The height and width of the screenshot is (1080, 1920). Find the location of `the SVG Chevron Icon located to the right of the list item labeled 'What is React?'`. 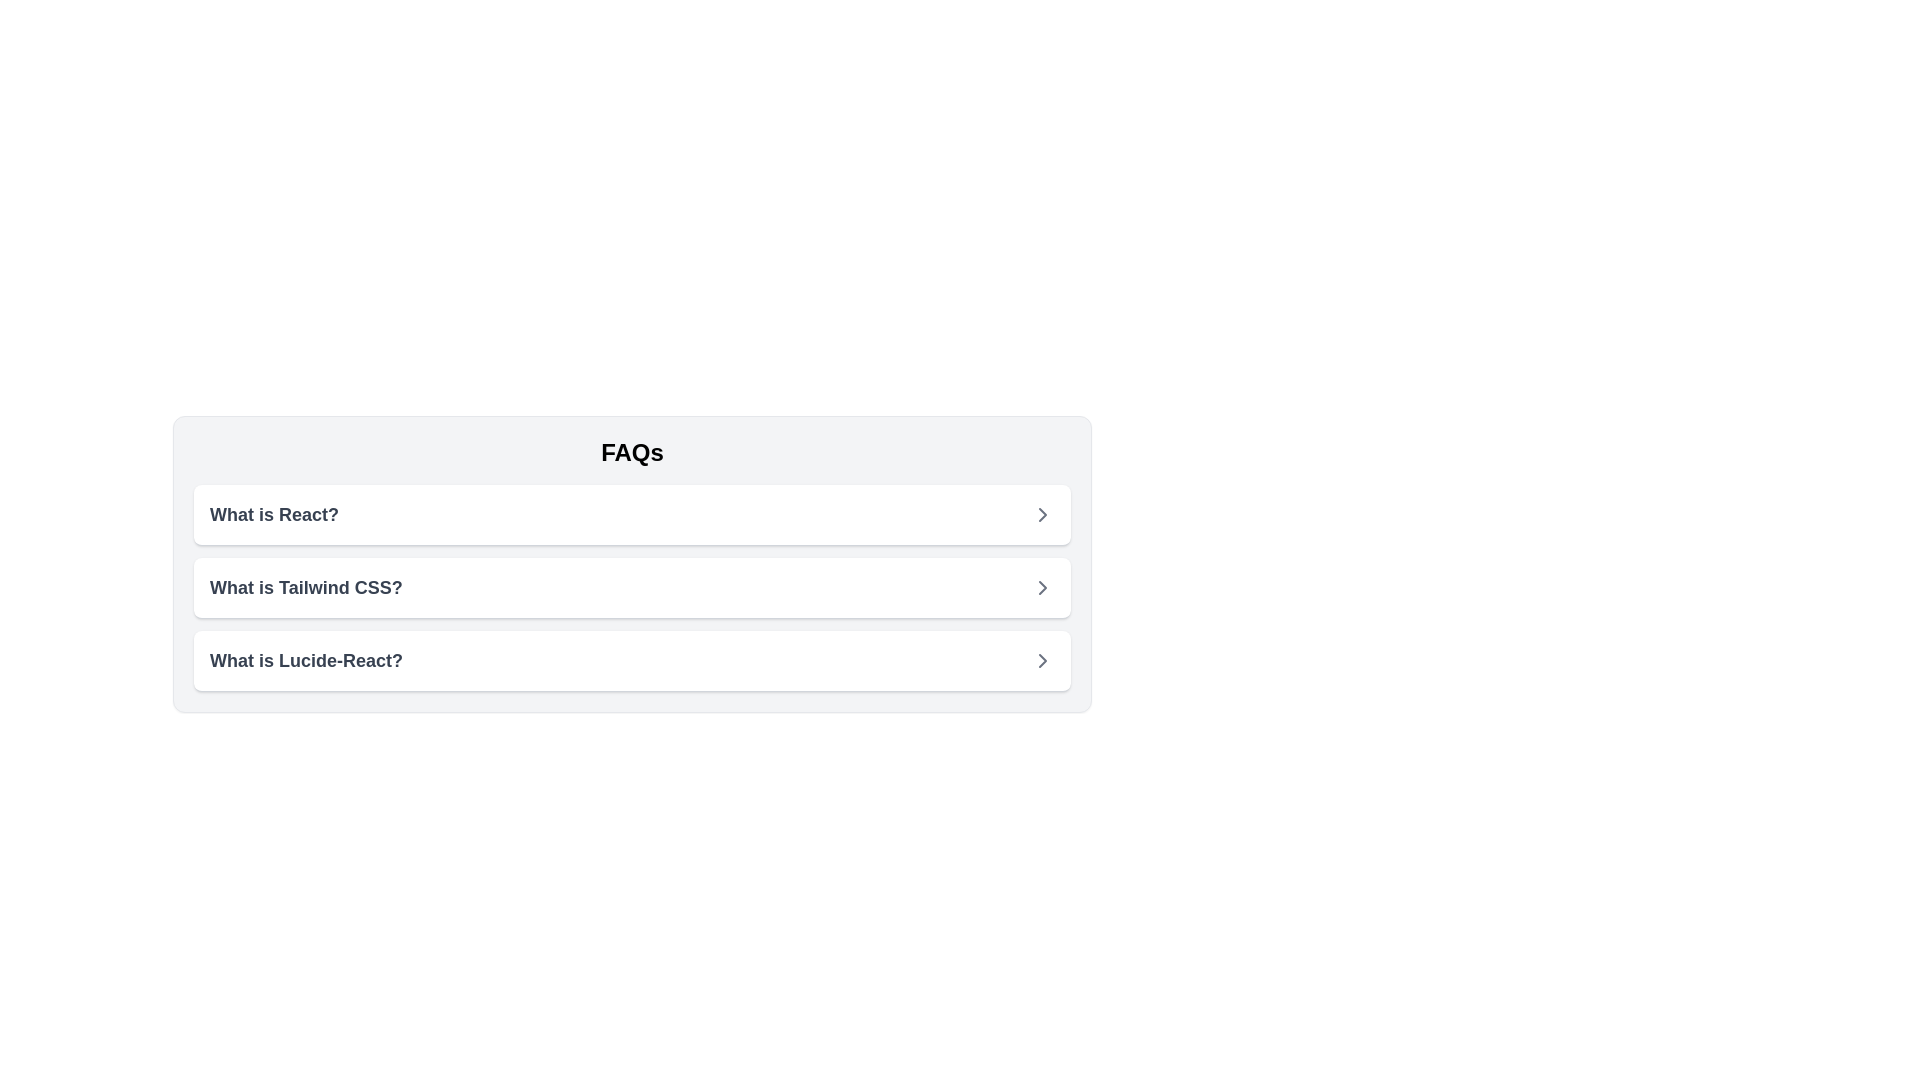

the SVG Chevron Icon located to the right of the list item labeled 'What is React?' is located at coordinates (1041, 514).